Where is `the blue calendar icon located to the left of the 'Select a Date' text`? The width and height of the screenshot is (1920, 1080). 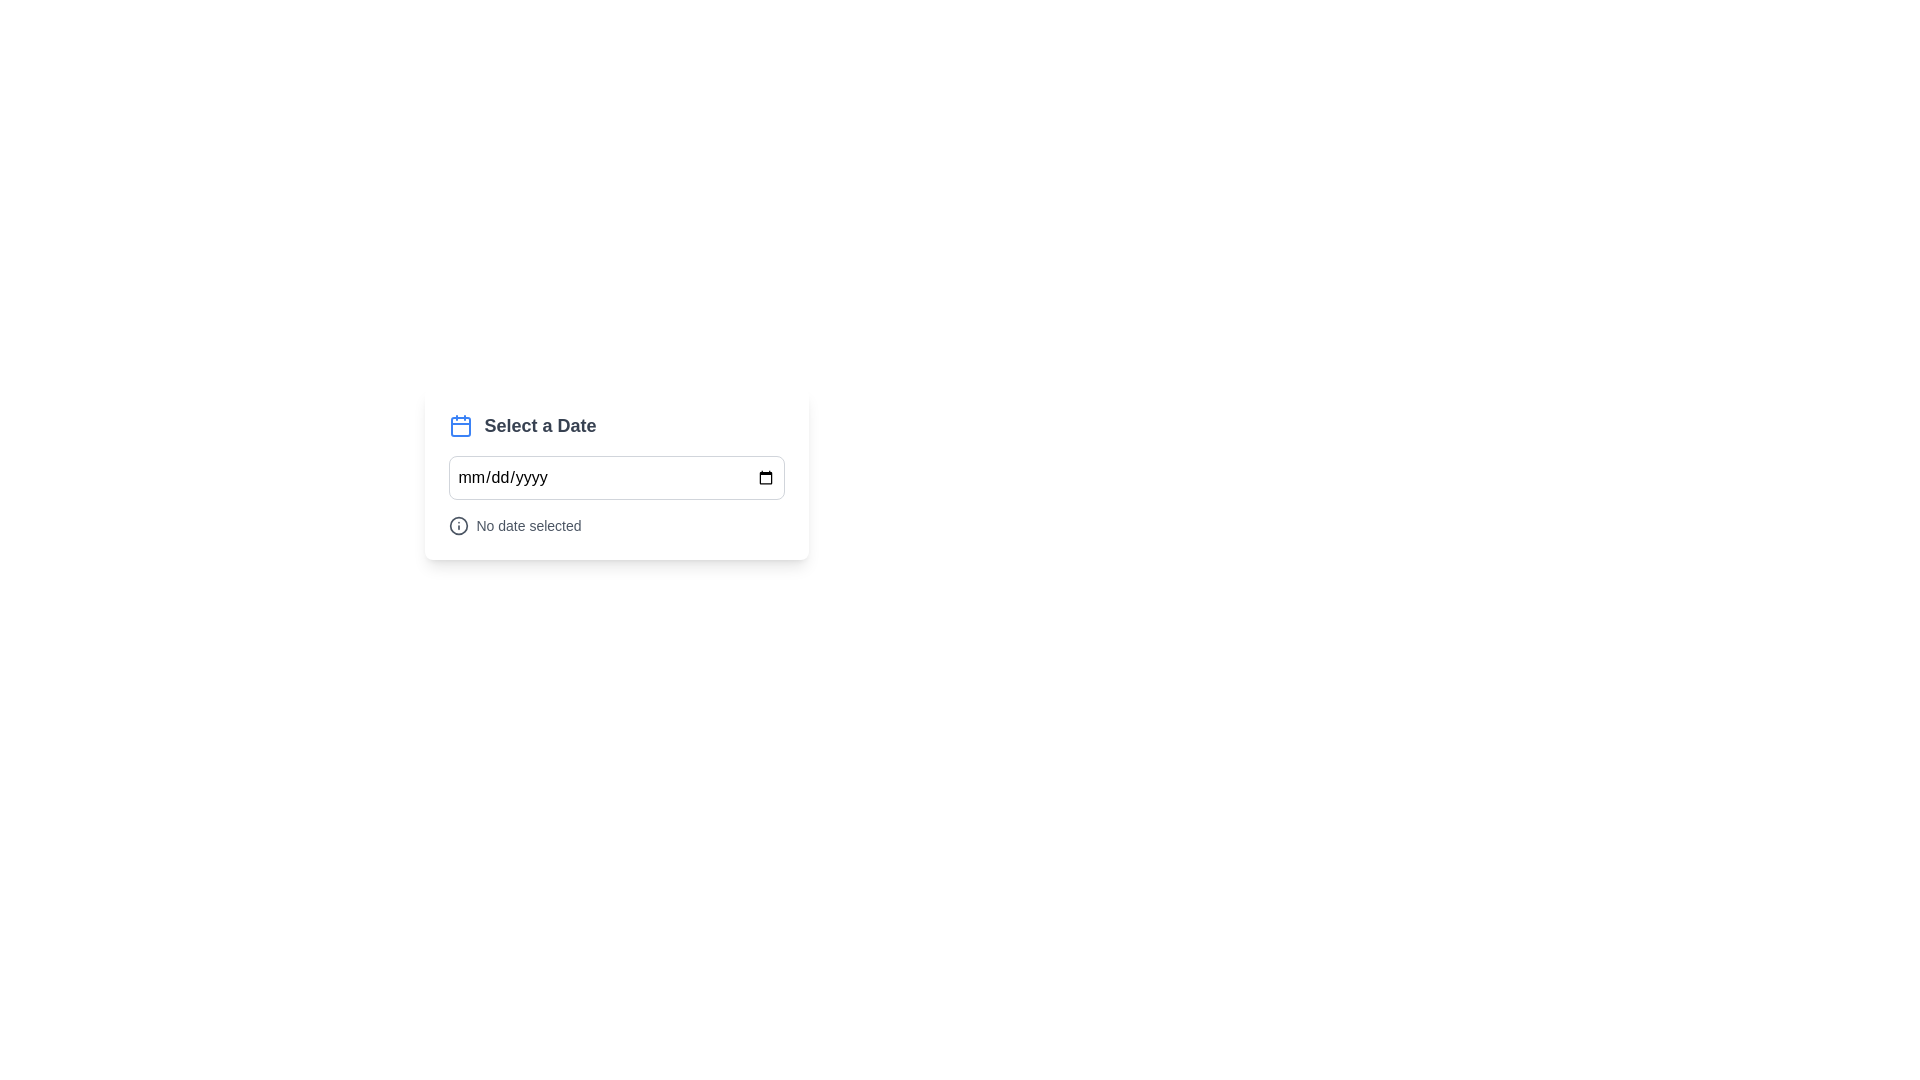
the blue calendar icon located to the left of the 'Select a Date' text is located at coordinates (459, 424).